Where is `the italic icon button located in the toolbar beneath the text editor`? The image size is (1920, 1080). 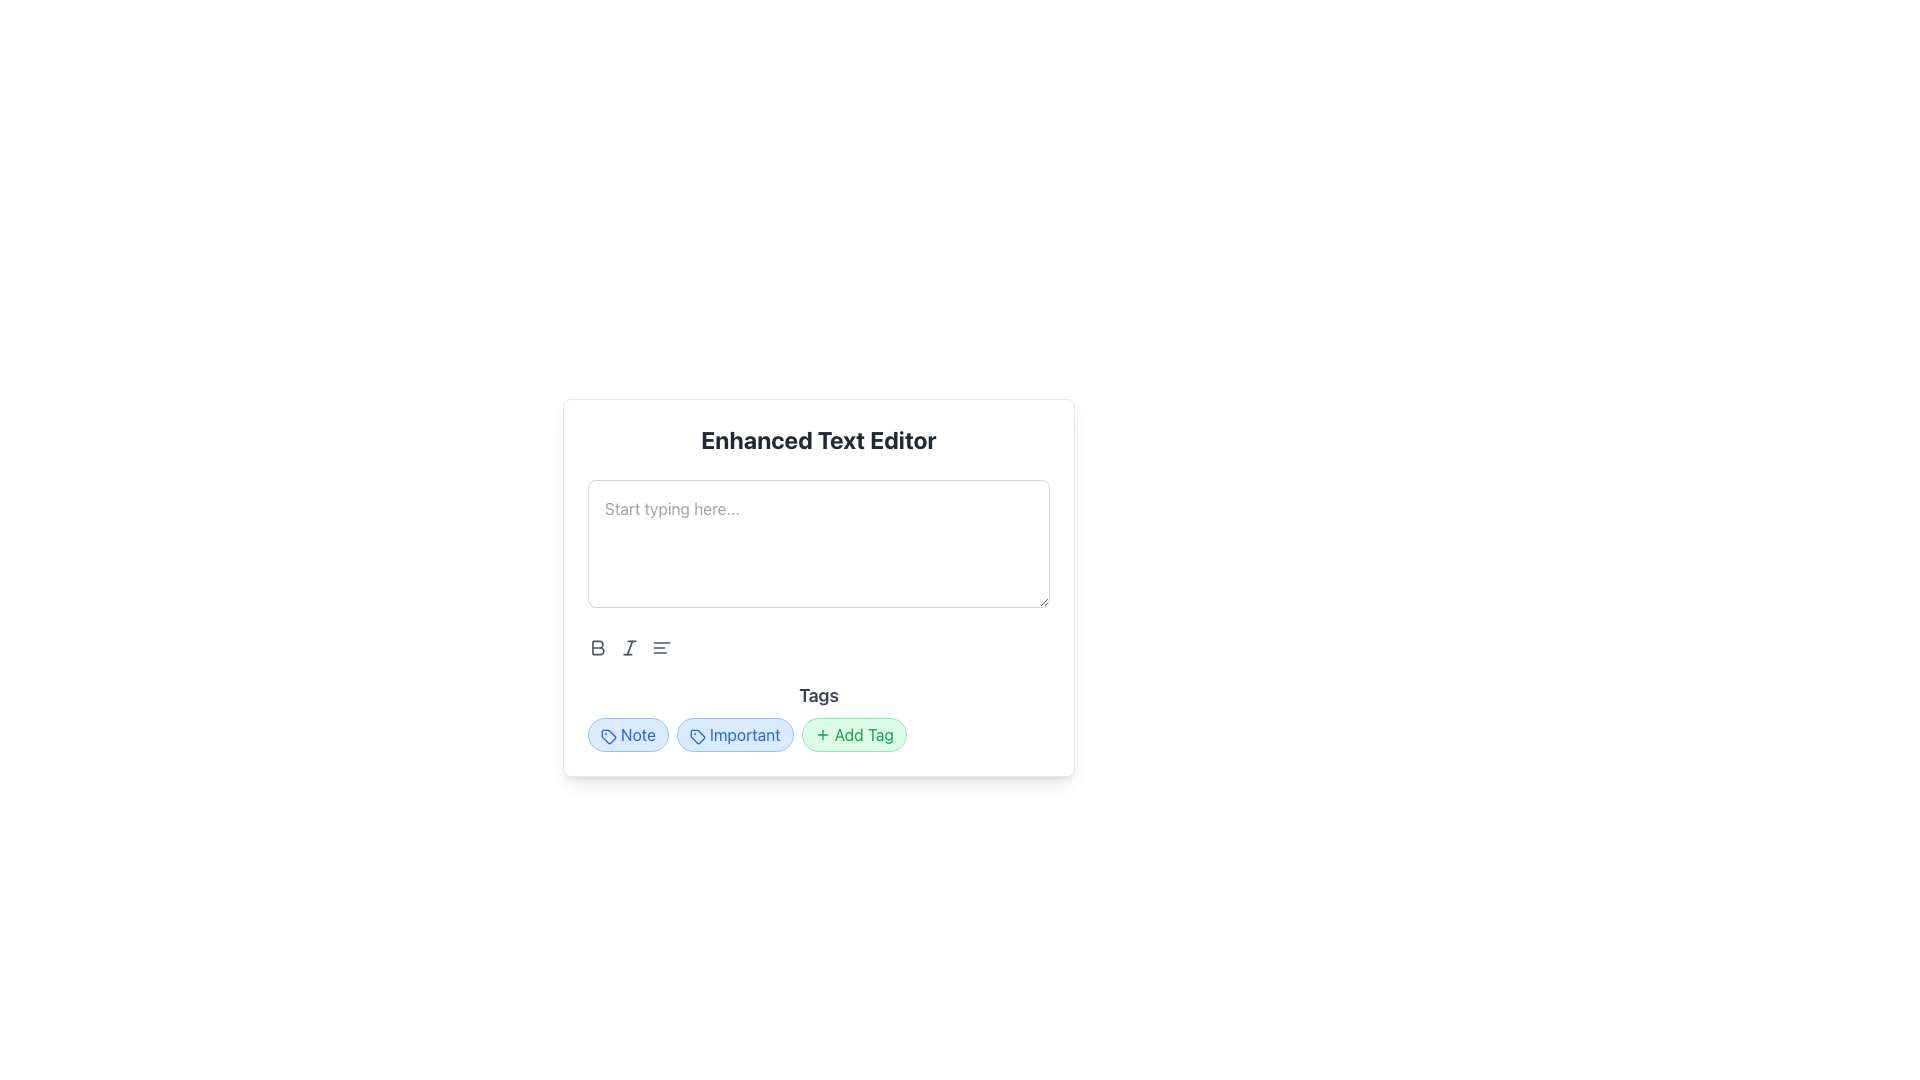 the italic icon button located in the toolbar beneath the text editor is located at coordinates (628, 648).